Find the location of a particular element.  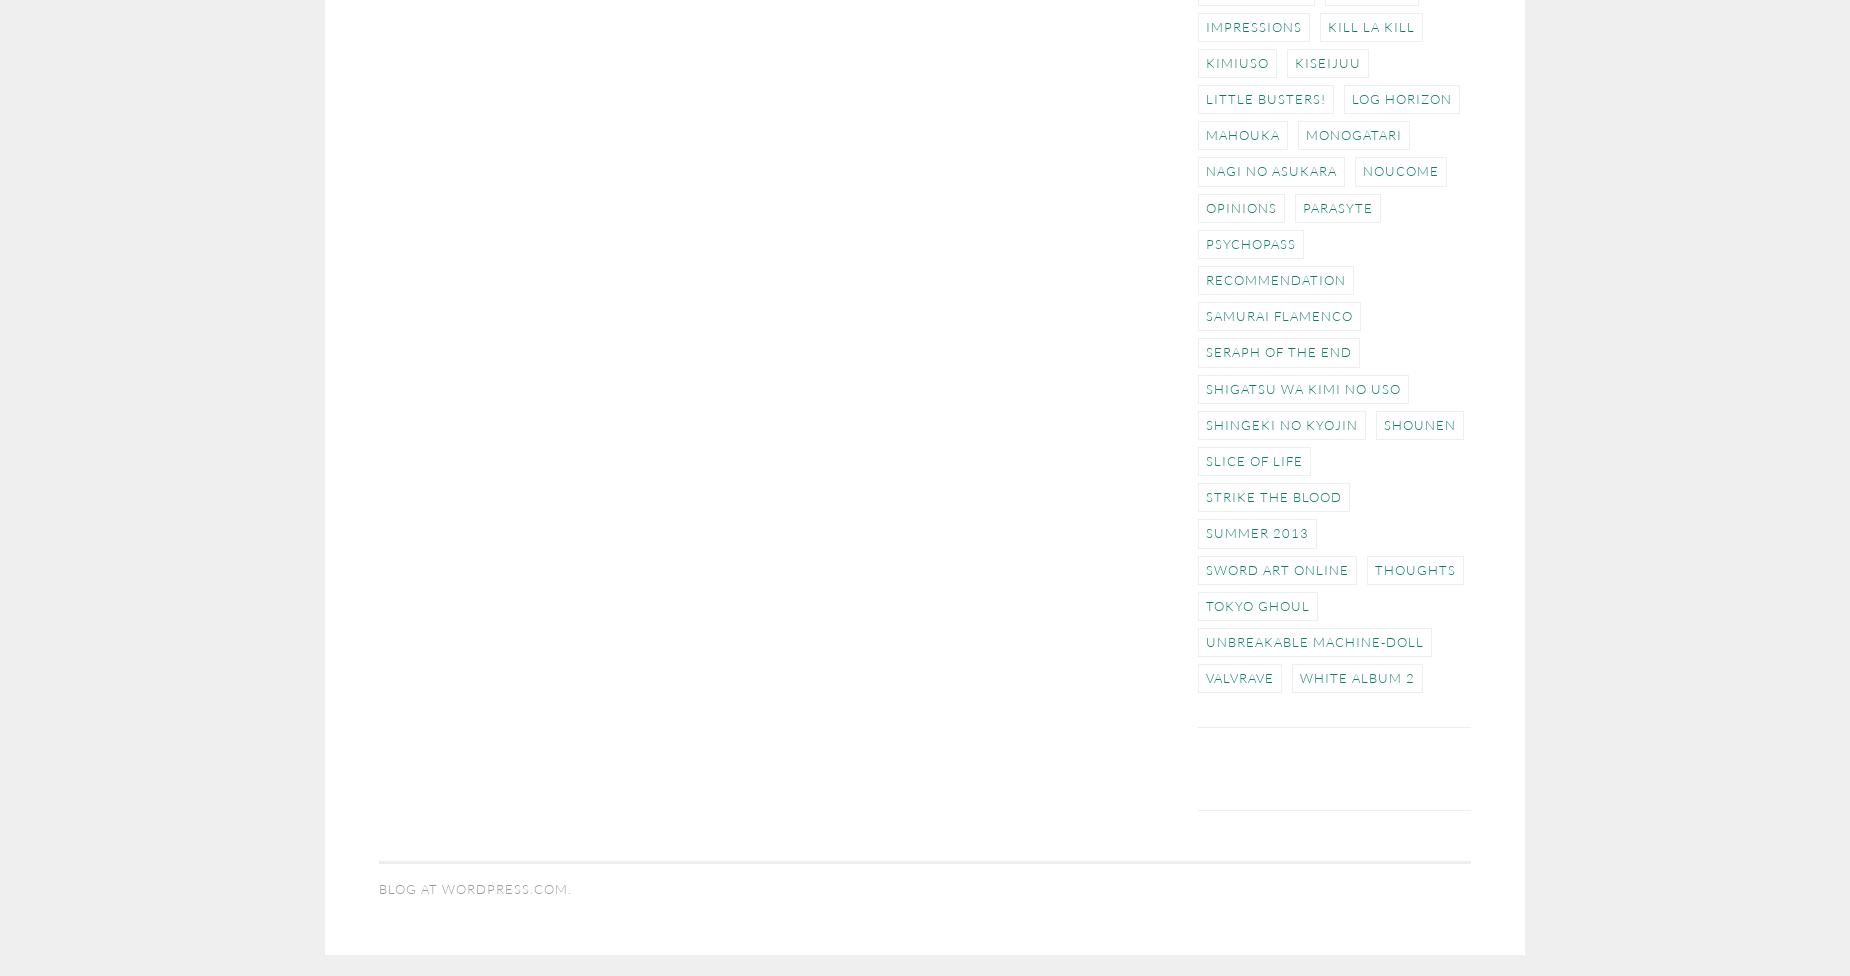

'Summer 2013' is located at coordinates (1256, 532).